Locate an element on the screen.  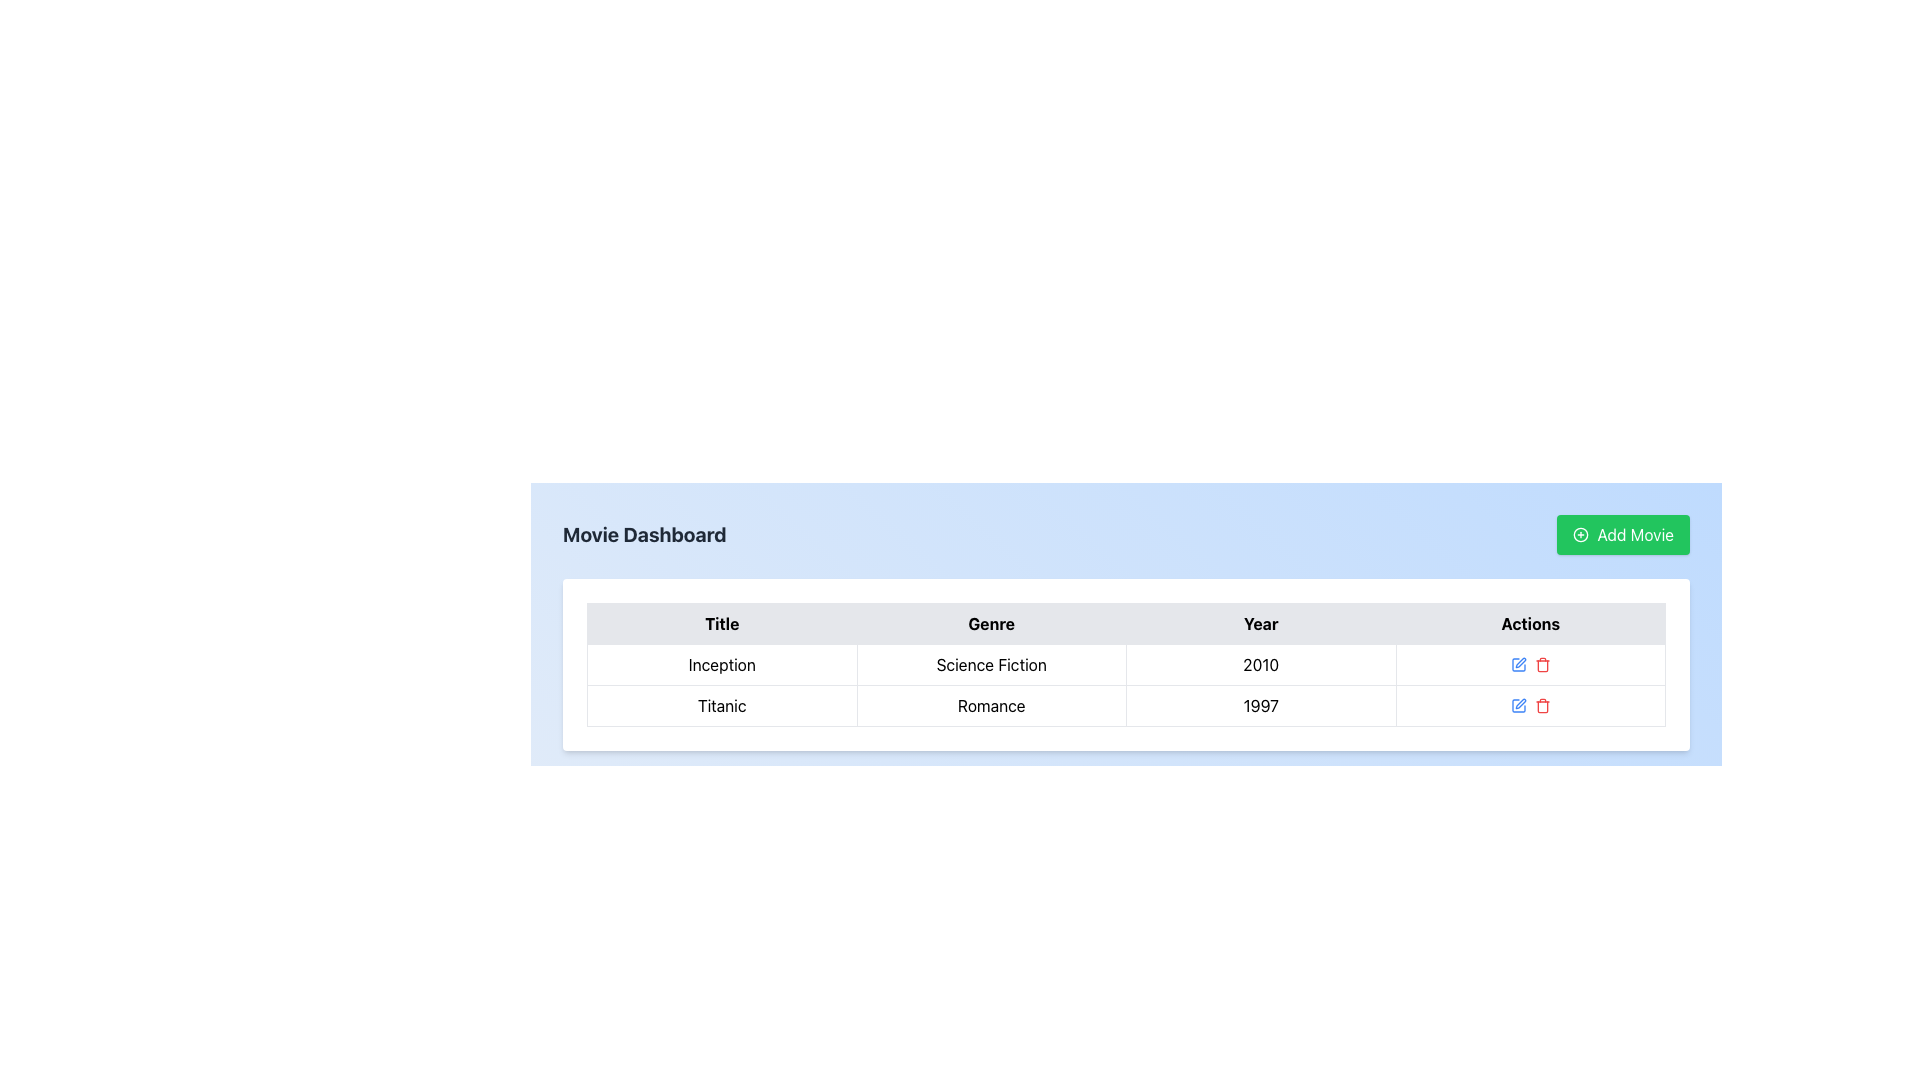
the table cell that serves as the title of a movie, located in the first cell of the second row under the 'Title' column is located at coordinates (720, 704).